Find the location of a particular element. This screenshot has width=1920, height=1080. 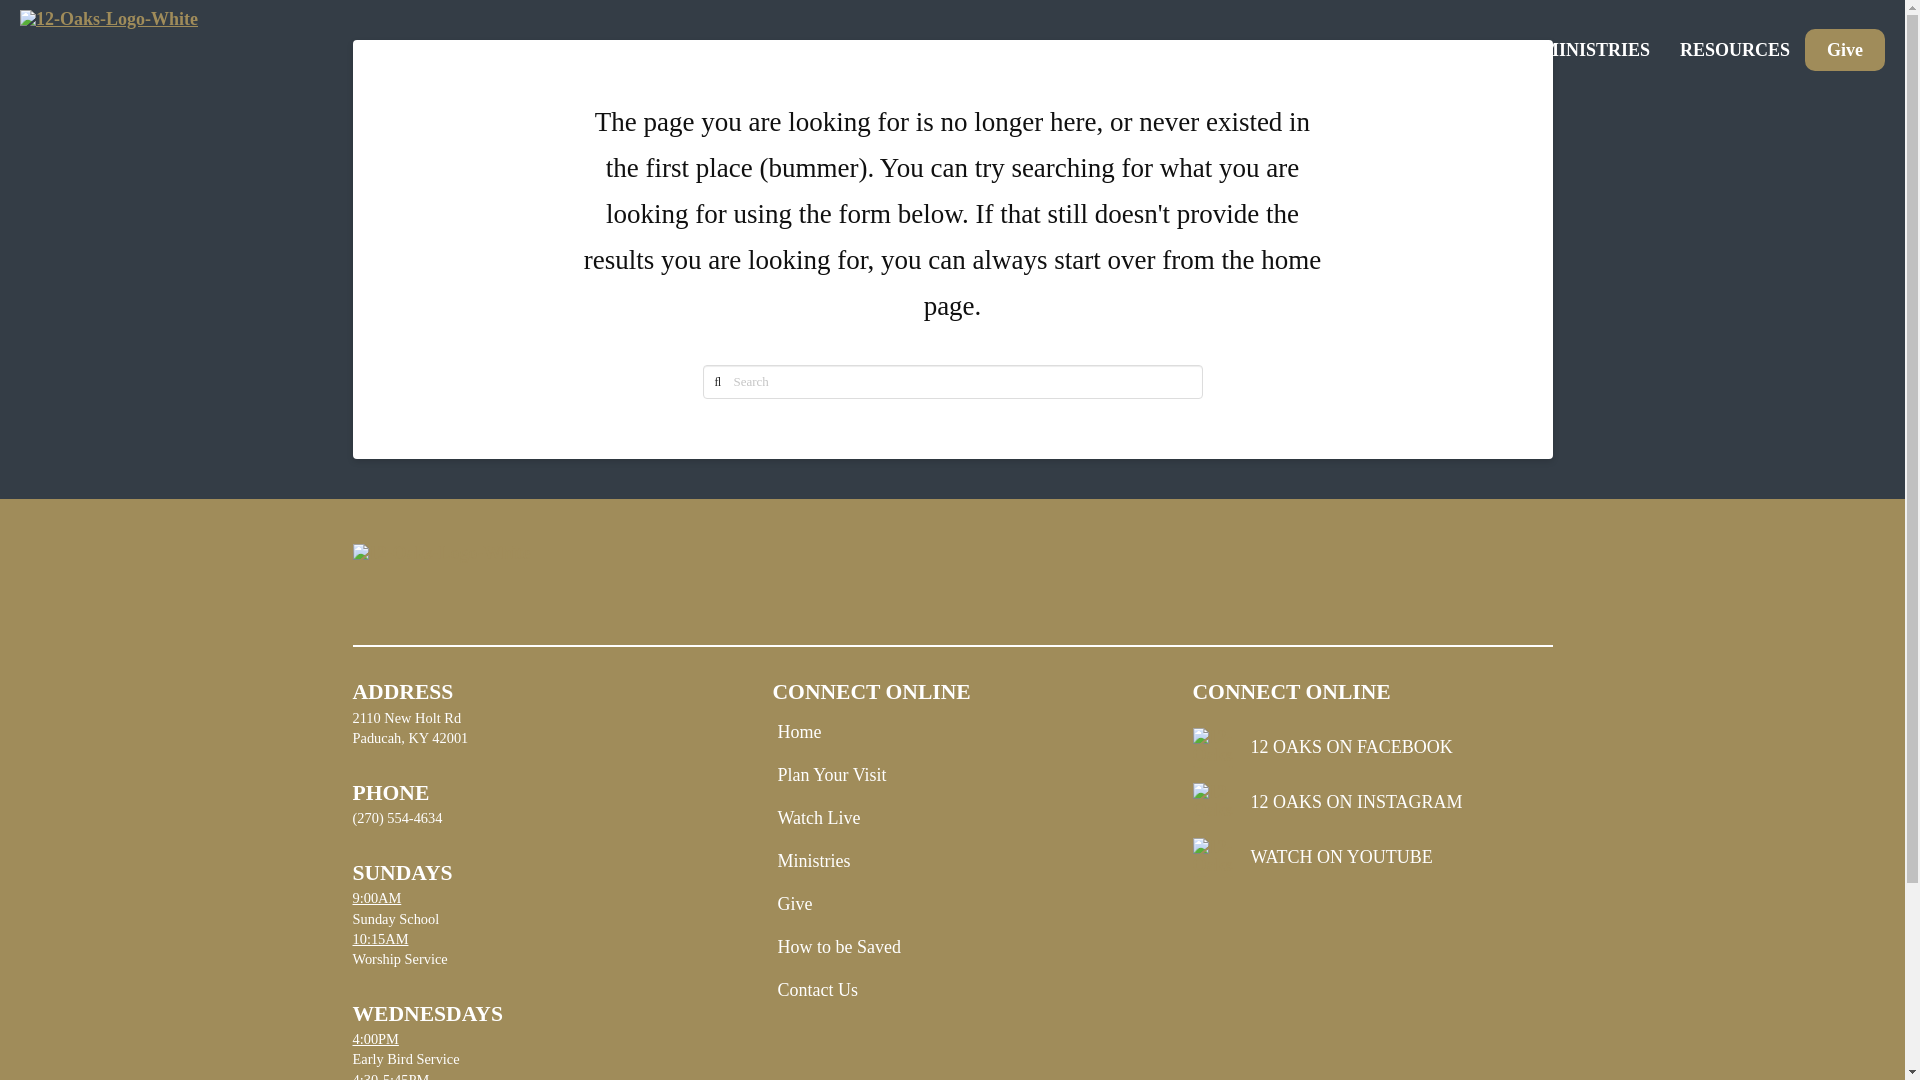

'How to be Saved' is located at coordinates (843, 946).